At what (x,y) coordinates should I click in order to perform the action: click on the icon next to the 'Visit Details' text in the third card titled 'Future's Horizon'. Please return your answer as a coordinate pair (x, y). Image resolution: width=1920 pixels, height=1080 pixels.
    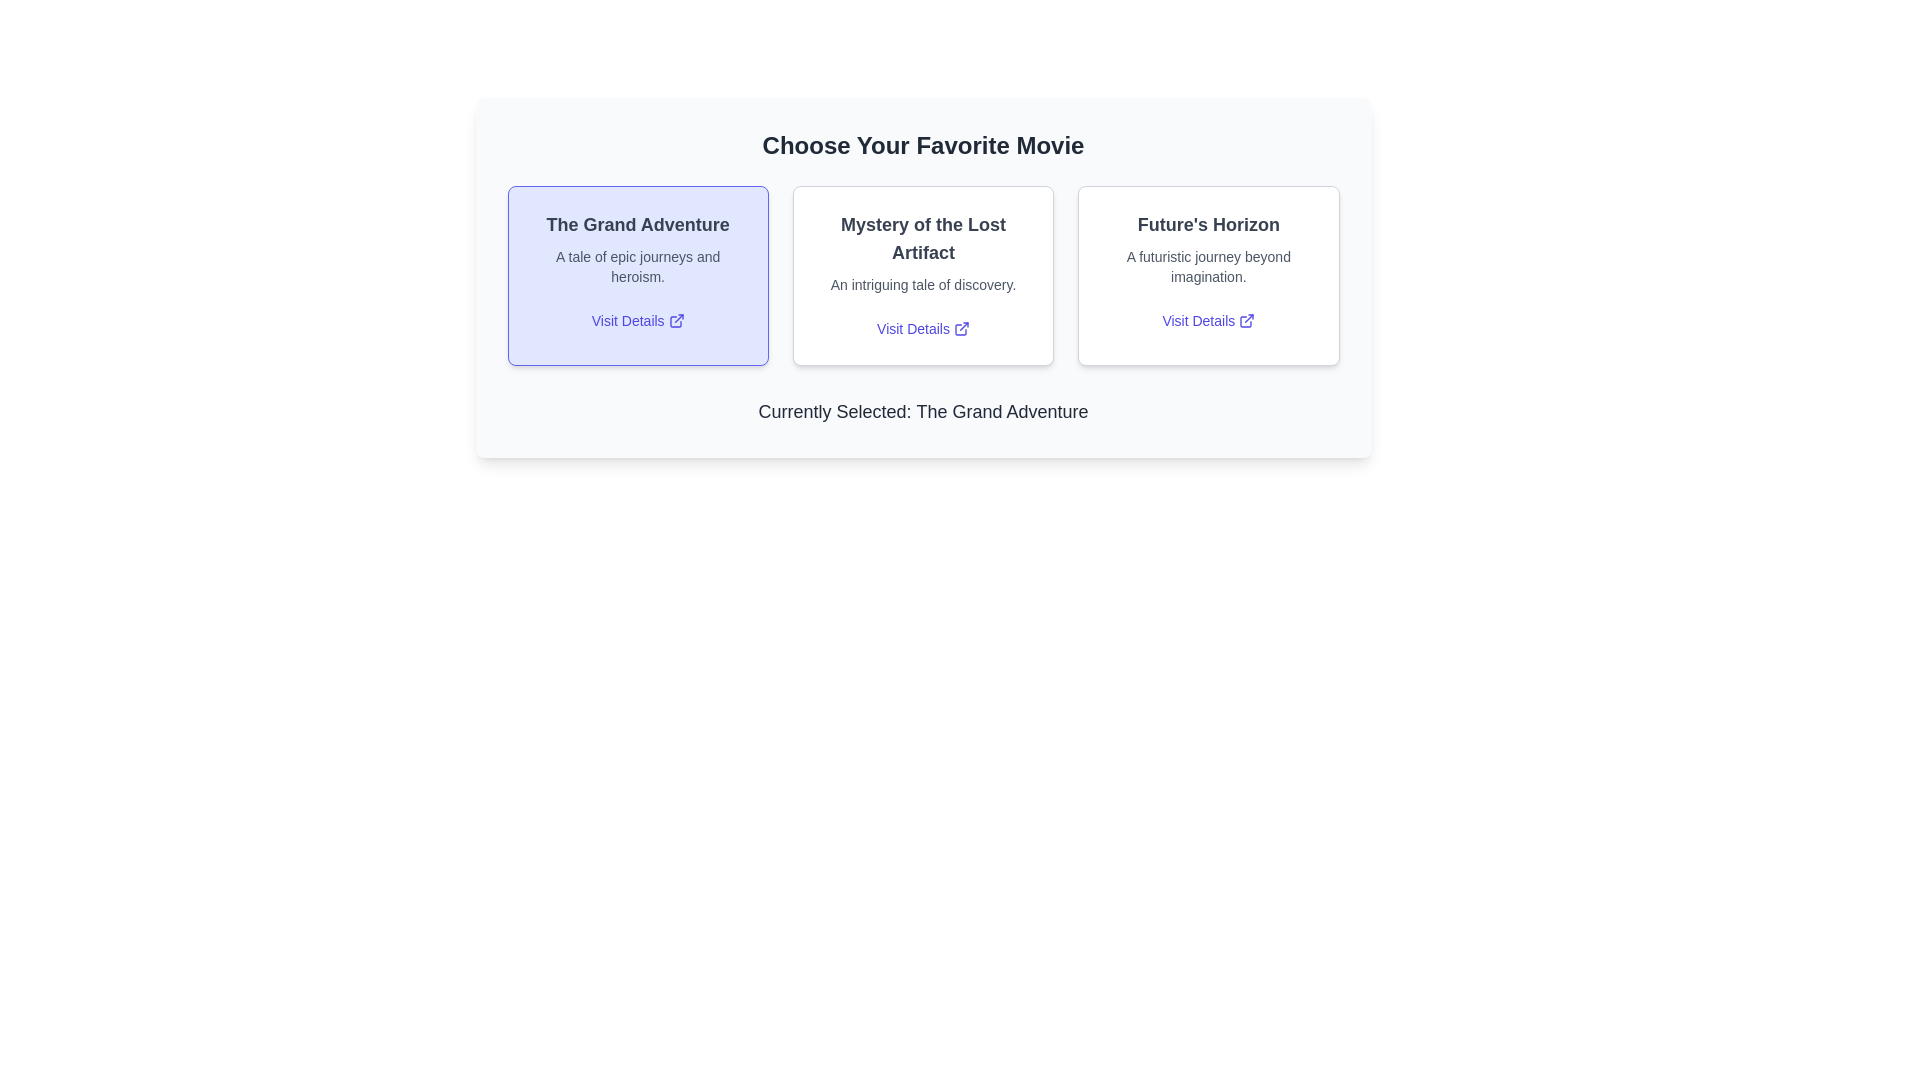
    Looking at the image, I should click on (1246, 319).